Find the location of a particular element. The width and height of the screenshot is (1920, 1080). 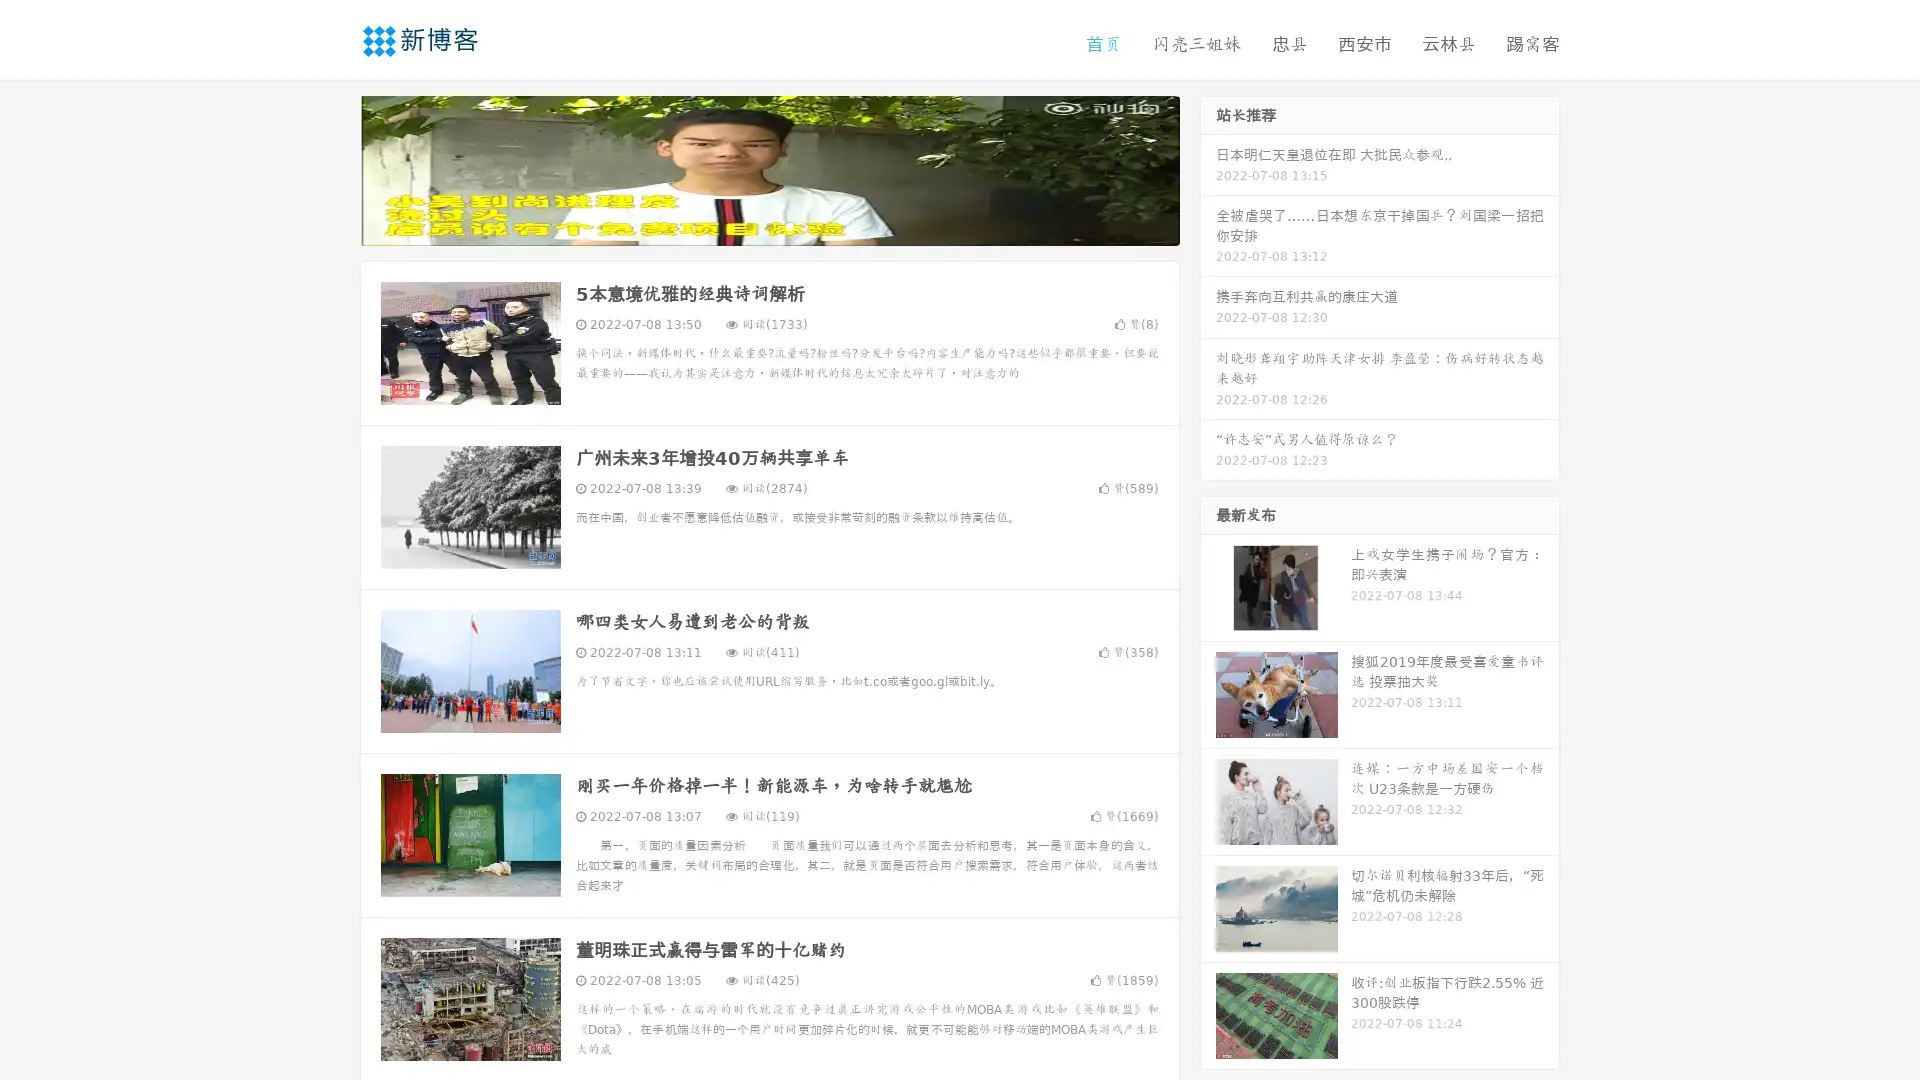

Previous slide is located at coordinates (330, 168).